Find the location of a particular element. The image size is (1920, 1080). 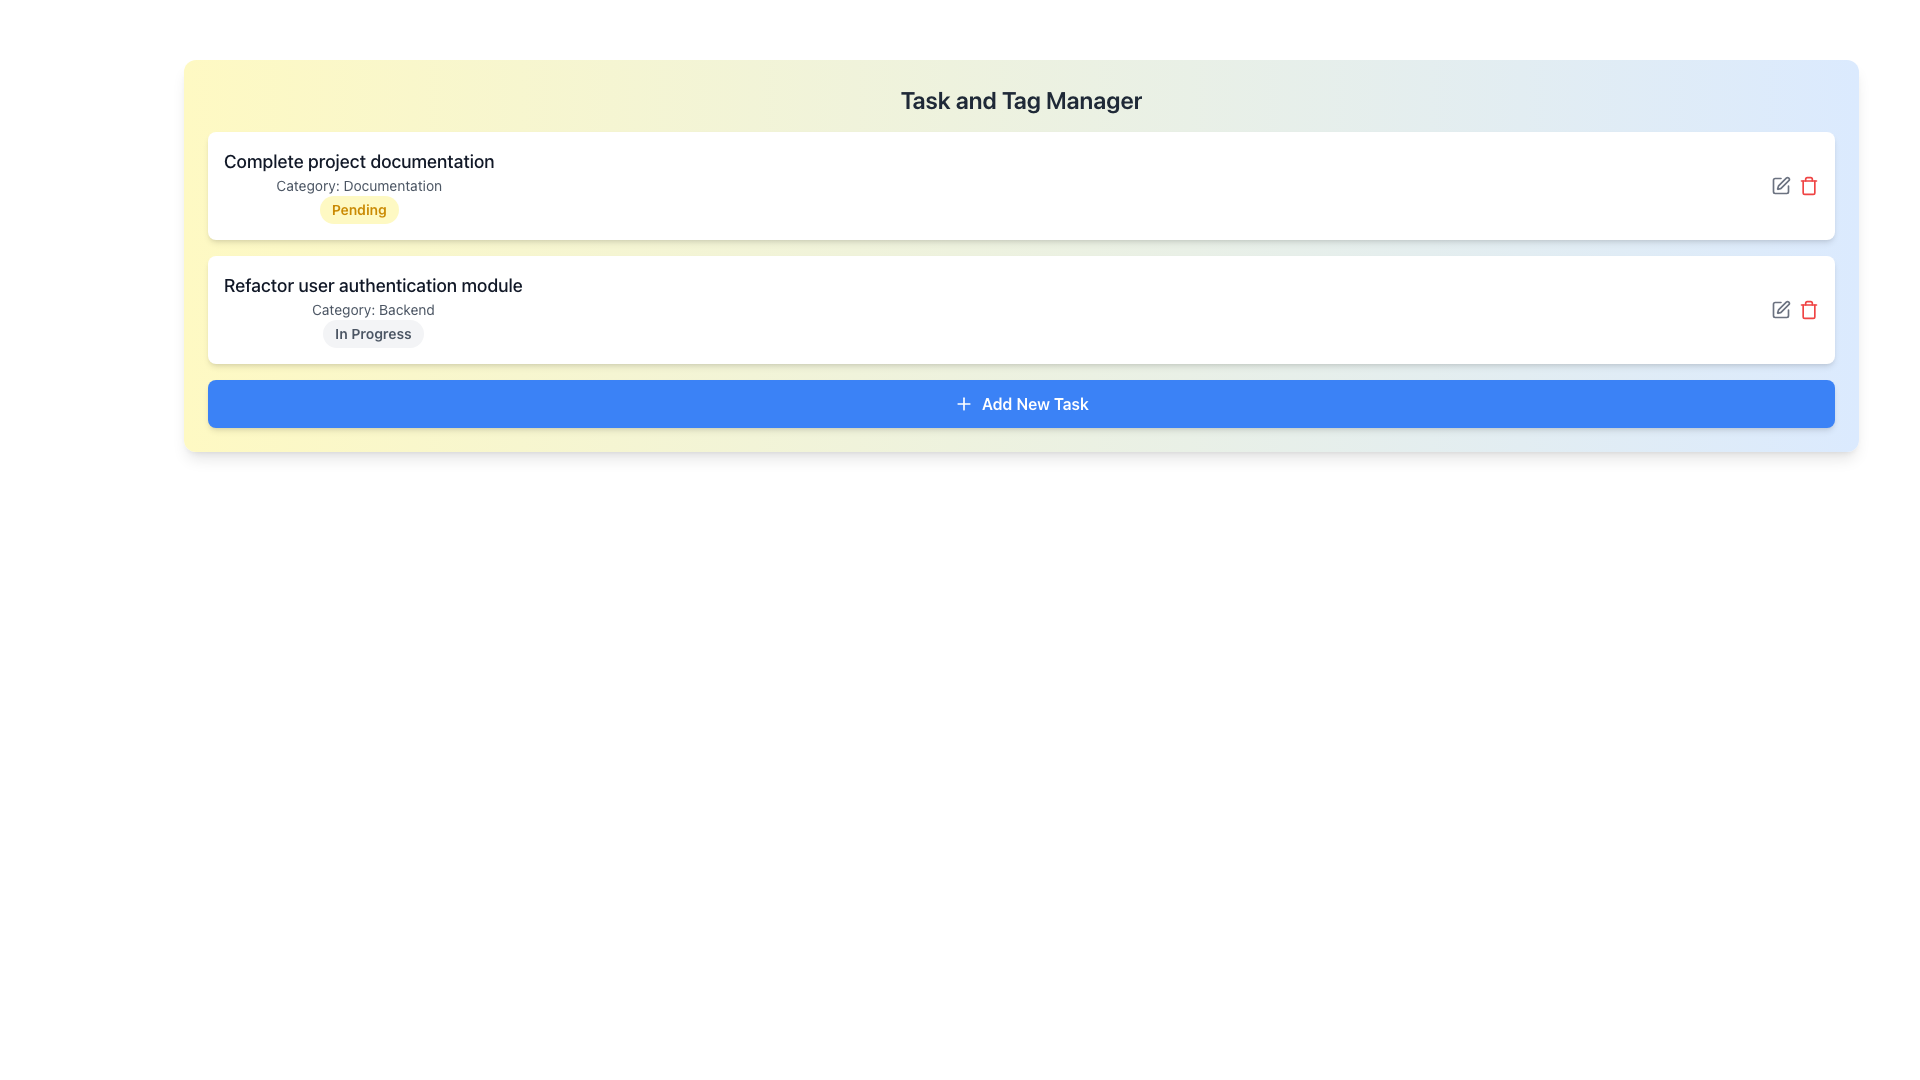

the status tag indicating 'In Progress' for the task 'Refactor user authentication module', located in the second row of the task list is located at coordinates (373, 333).